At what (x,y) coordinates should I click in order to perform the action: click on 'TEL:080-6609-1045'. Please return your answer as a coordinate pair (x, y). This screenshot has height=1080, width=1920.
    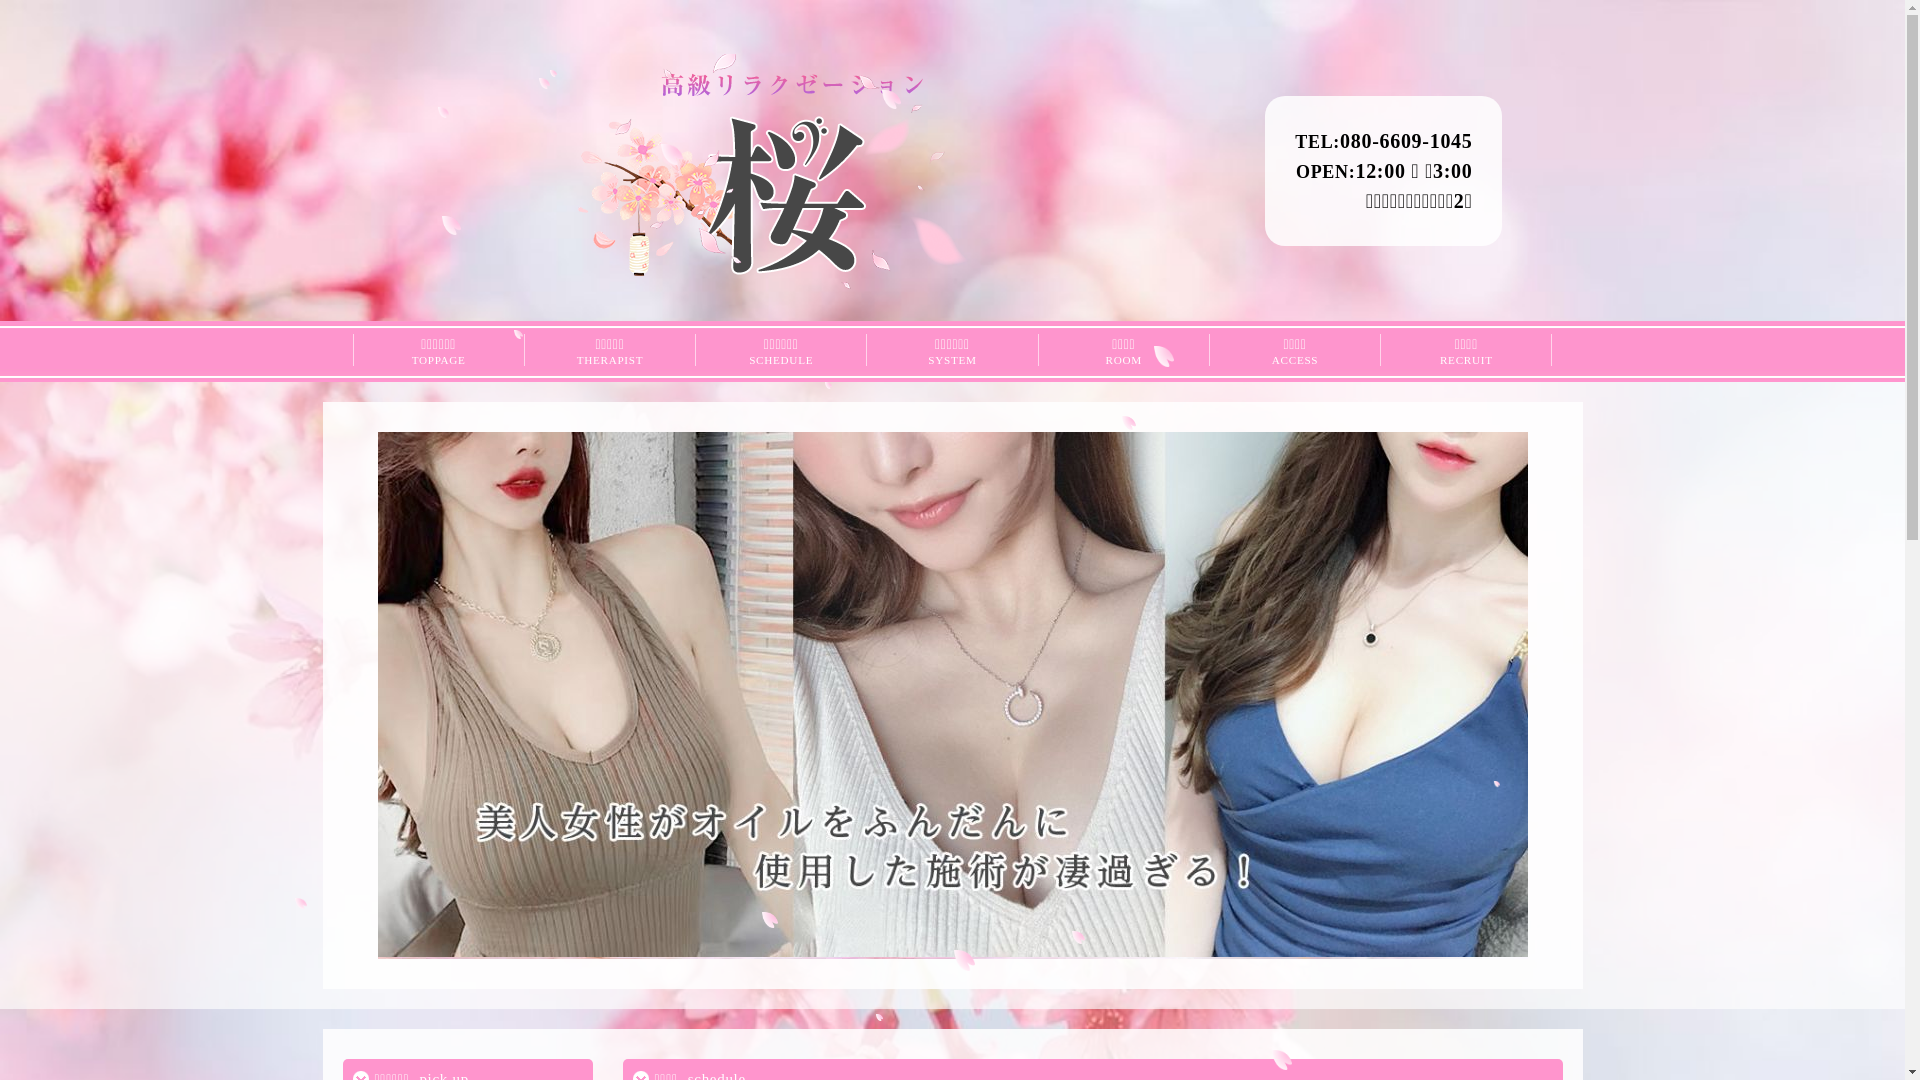
    Looking at the image, I should click on (1295, 140).